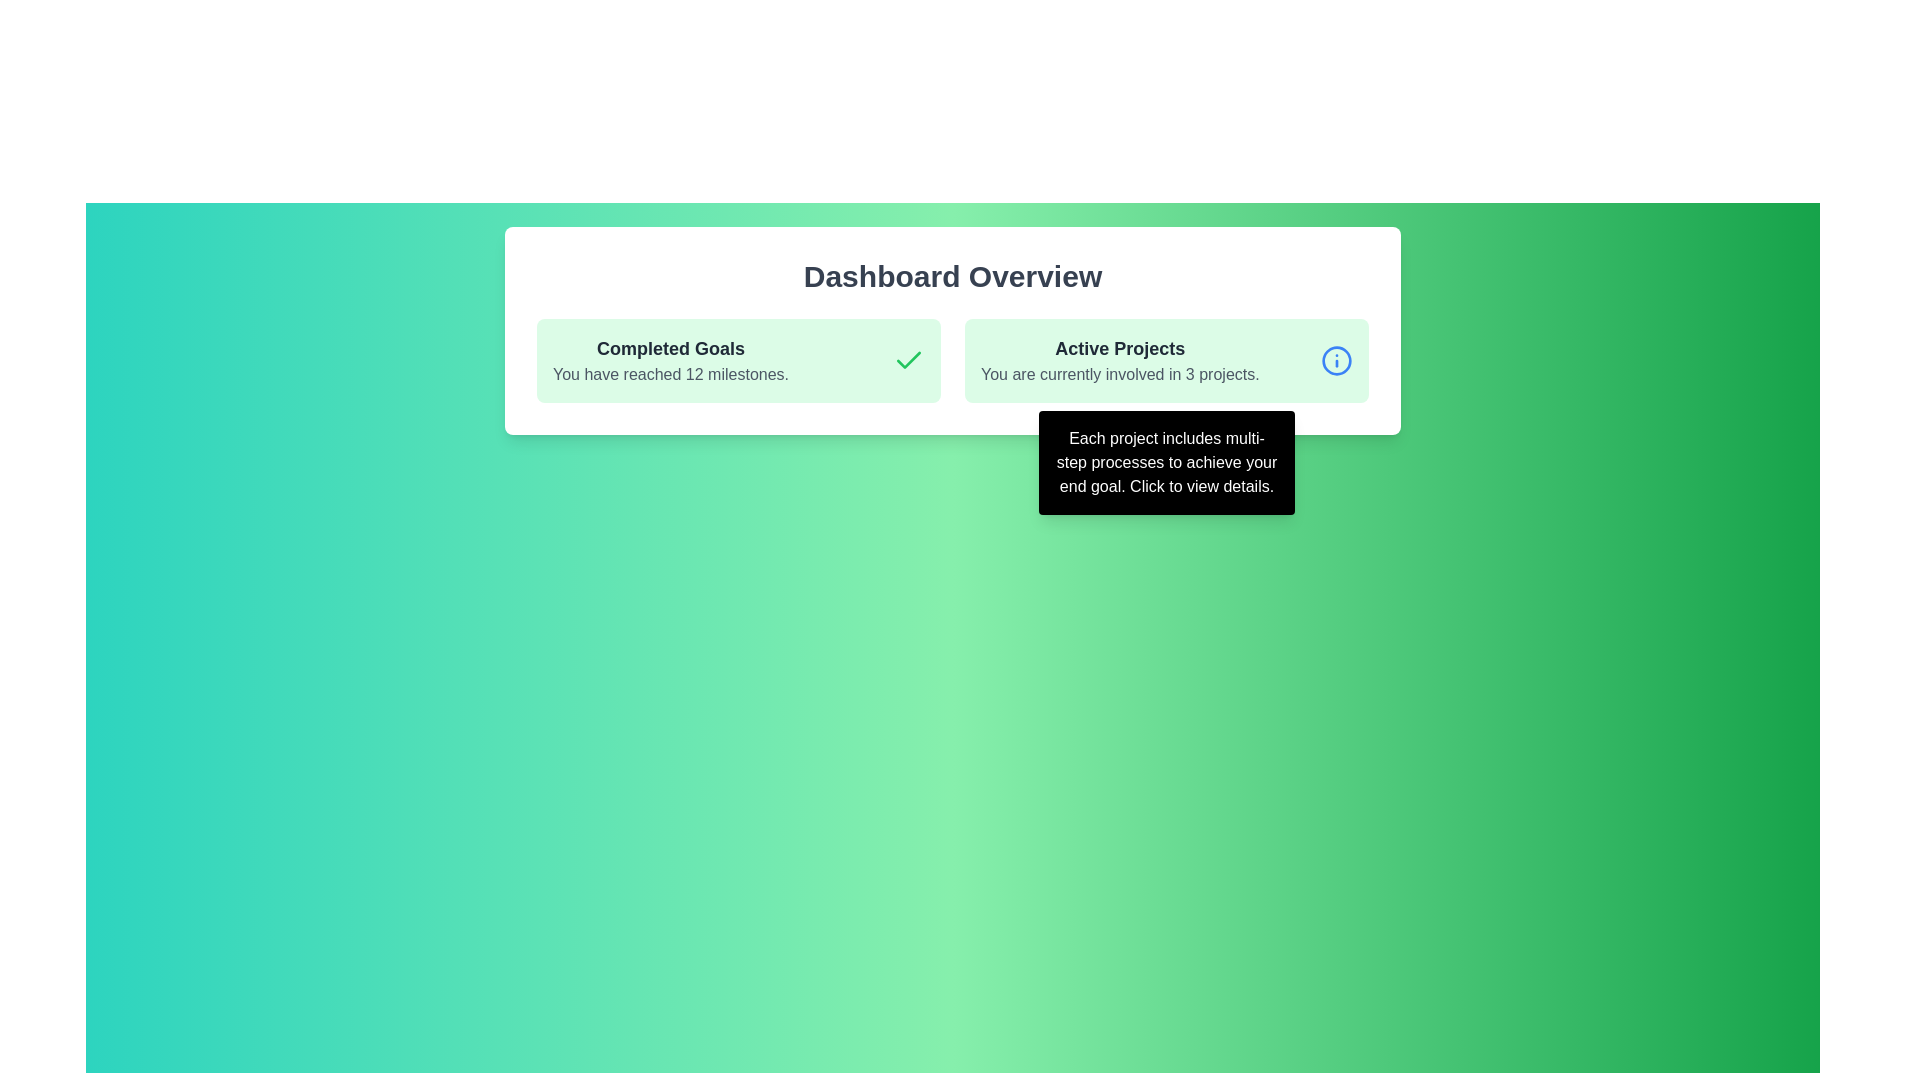 The width and height of the screenshot is (1920, 1080). What do you see at coordinates (1166, 462) in the screenshot?
I see `the tooltip providing additional details about the 'Active Projects' section for accessible reading by moving the cursor to the center of the tooltip` at bounding box center [1166, 462].